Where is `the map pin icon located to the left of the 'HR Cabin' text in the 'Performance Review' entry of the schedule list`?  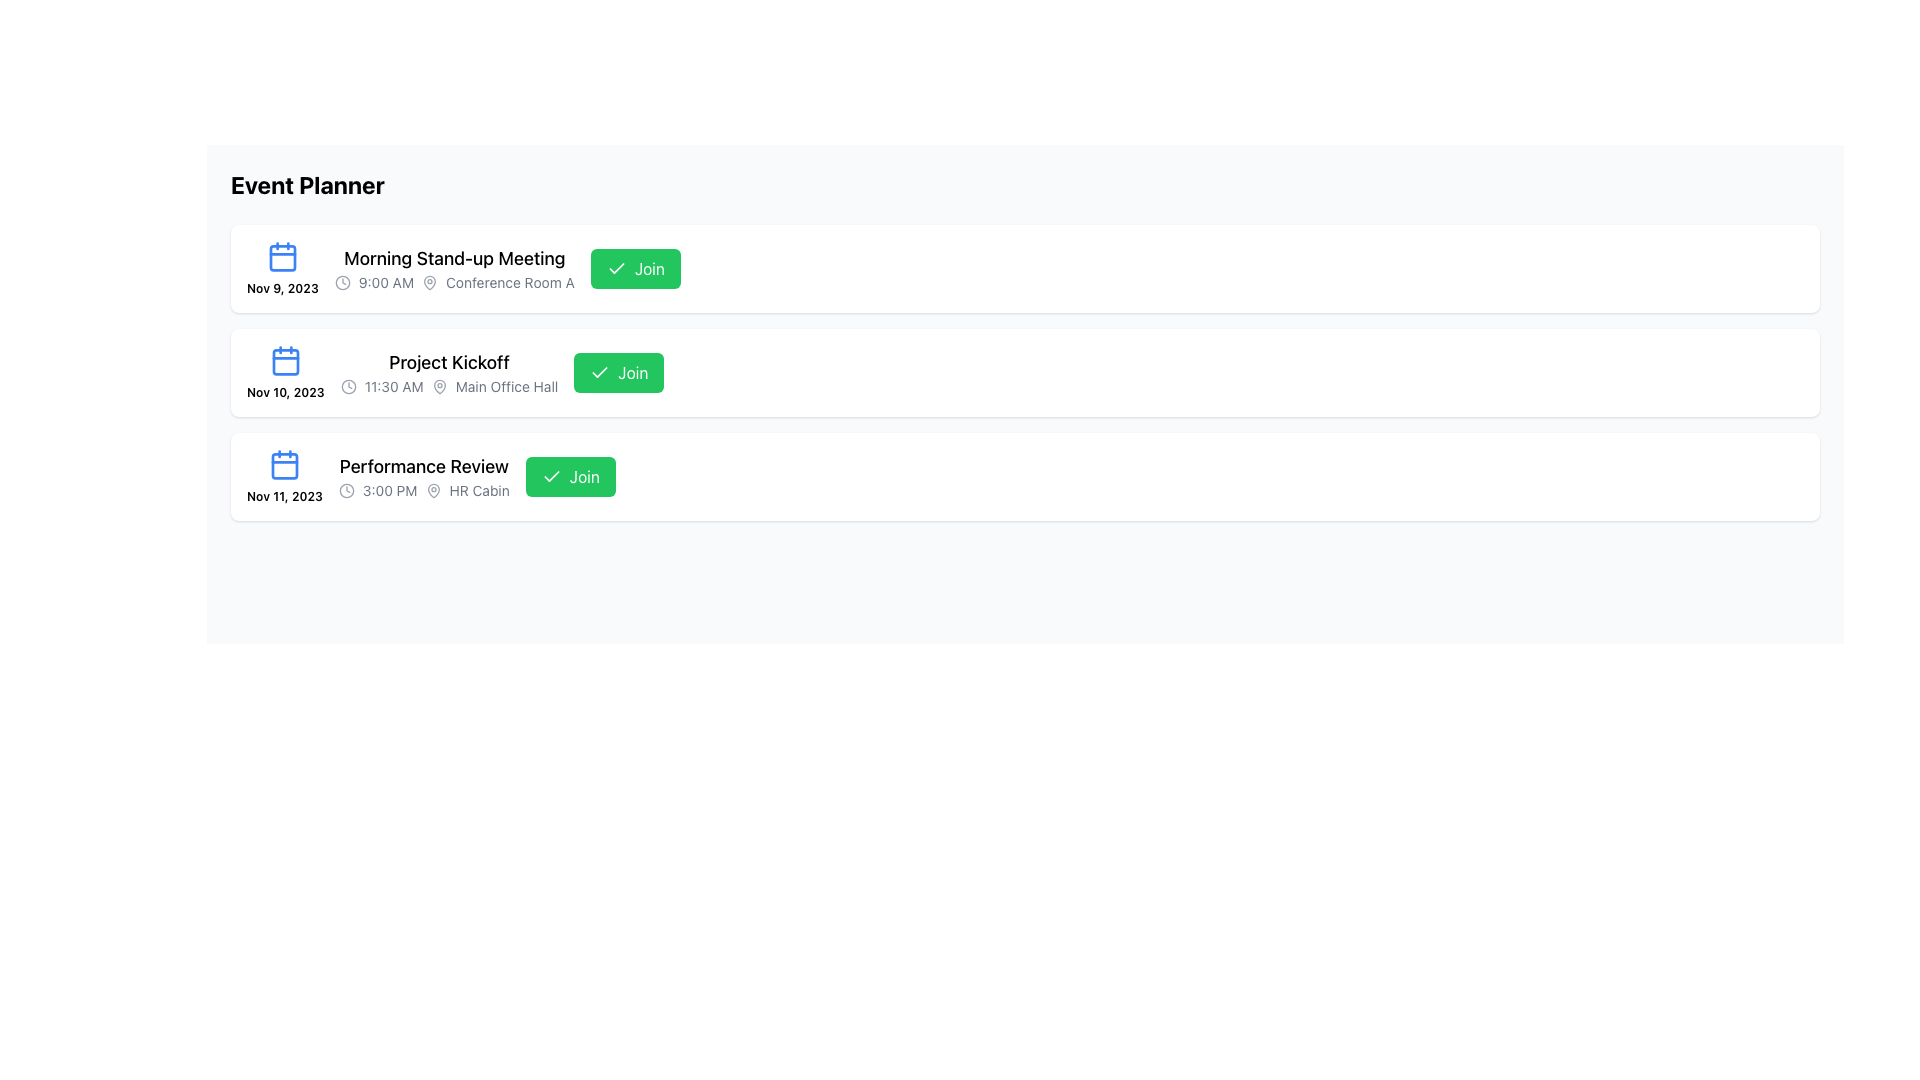
the map pin icon located to the left of the 'HR Cabin' text in the 'Performance Review' entry of the schedule list is located at coordinates (432, 490).